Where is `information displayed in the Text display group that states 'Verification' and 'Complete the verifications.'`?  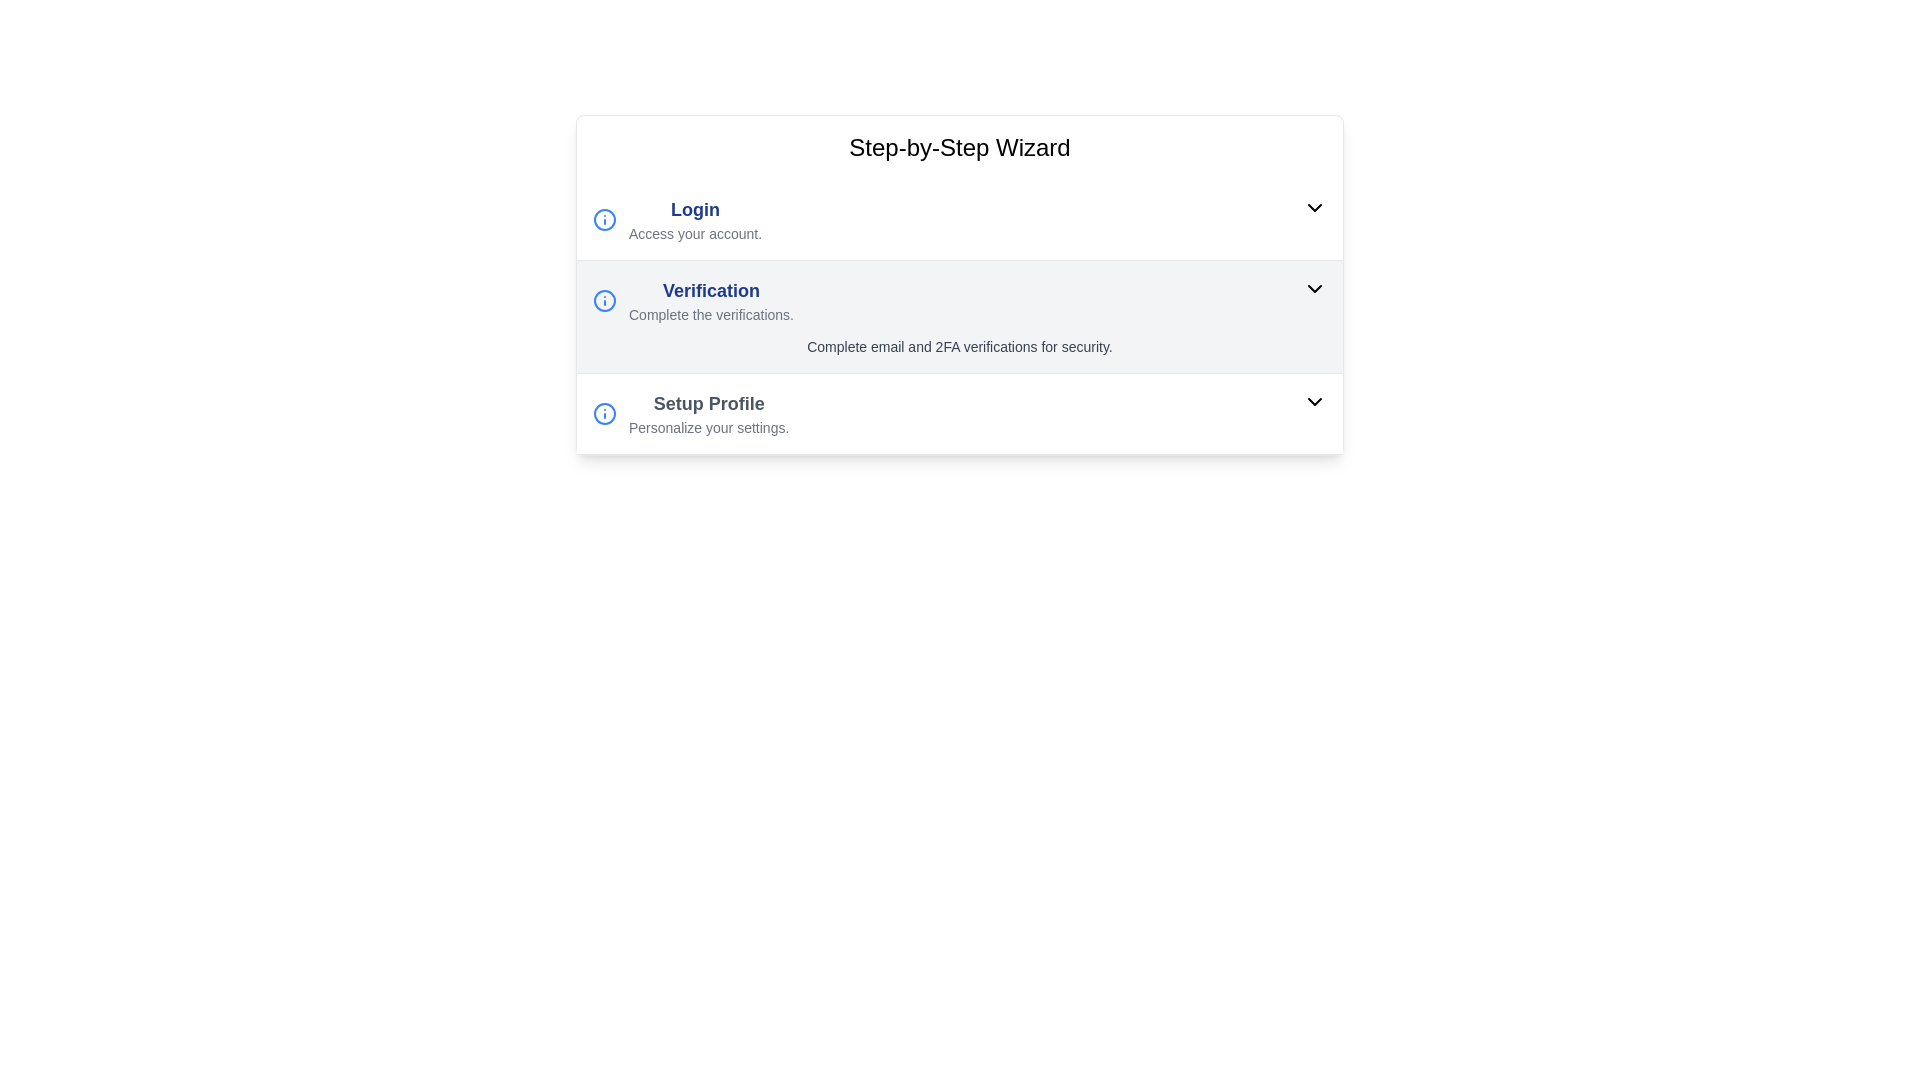
information displayed in the Text display group that states 'Verification' and 'Complete the verifications.' is located at coordinates (711, 300).